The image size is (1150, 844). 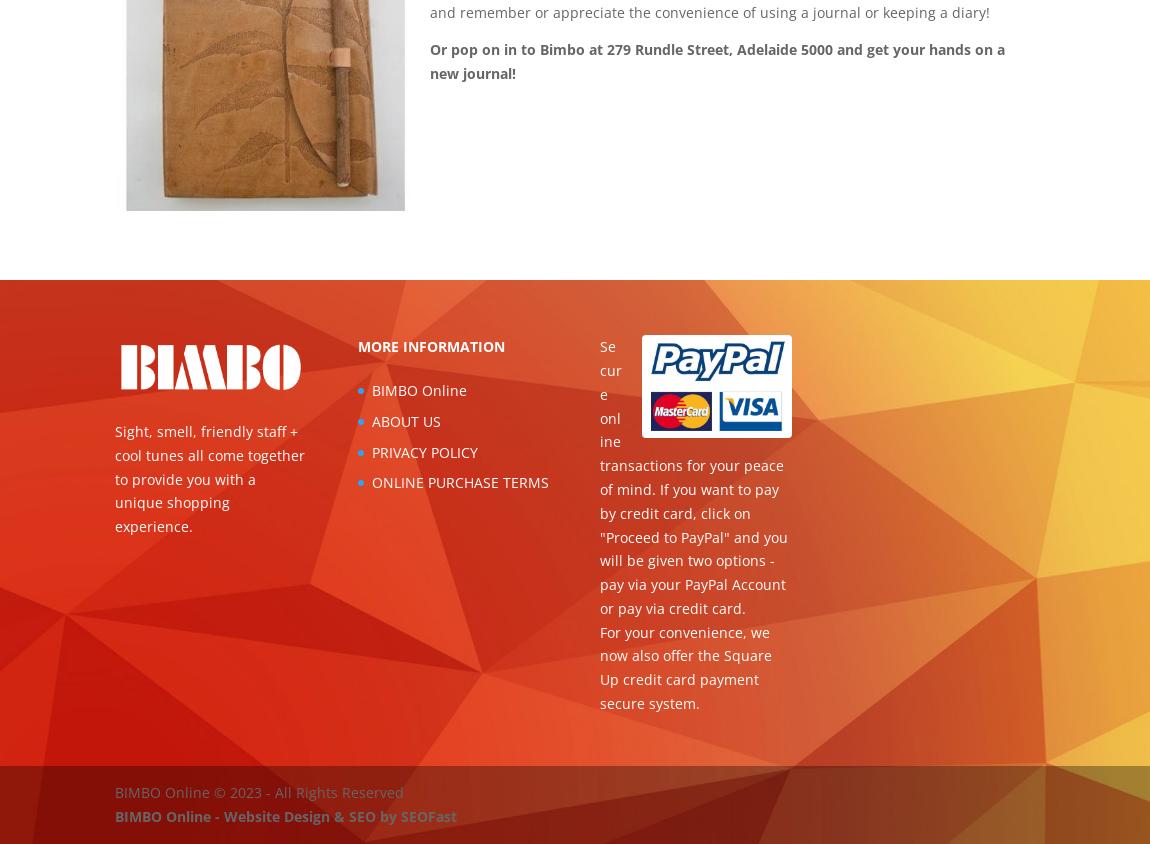 I want to click on 'MORE INFORMATION', so click(x=356, y=346).